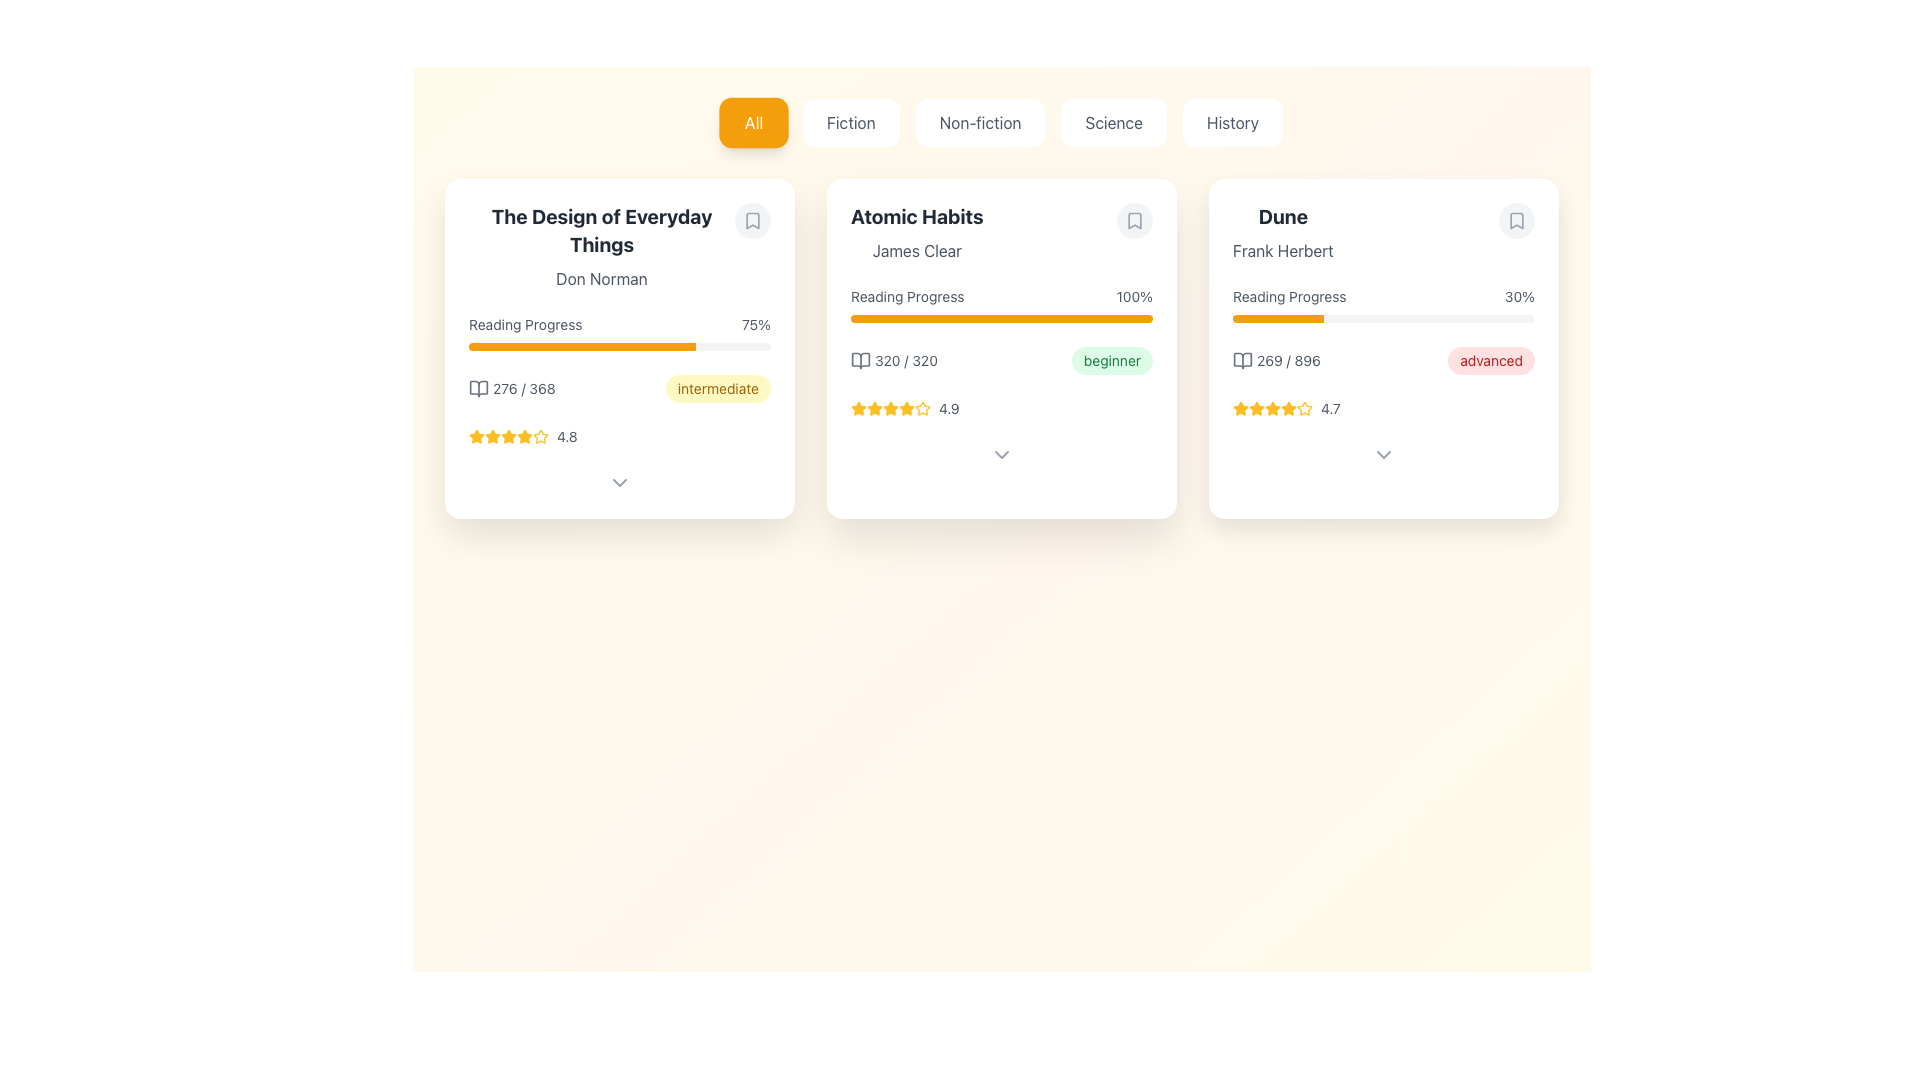  Describe the element at coordinates (1233, 318) in the screenshot. I see `the reading progress` at that location.